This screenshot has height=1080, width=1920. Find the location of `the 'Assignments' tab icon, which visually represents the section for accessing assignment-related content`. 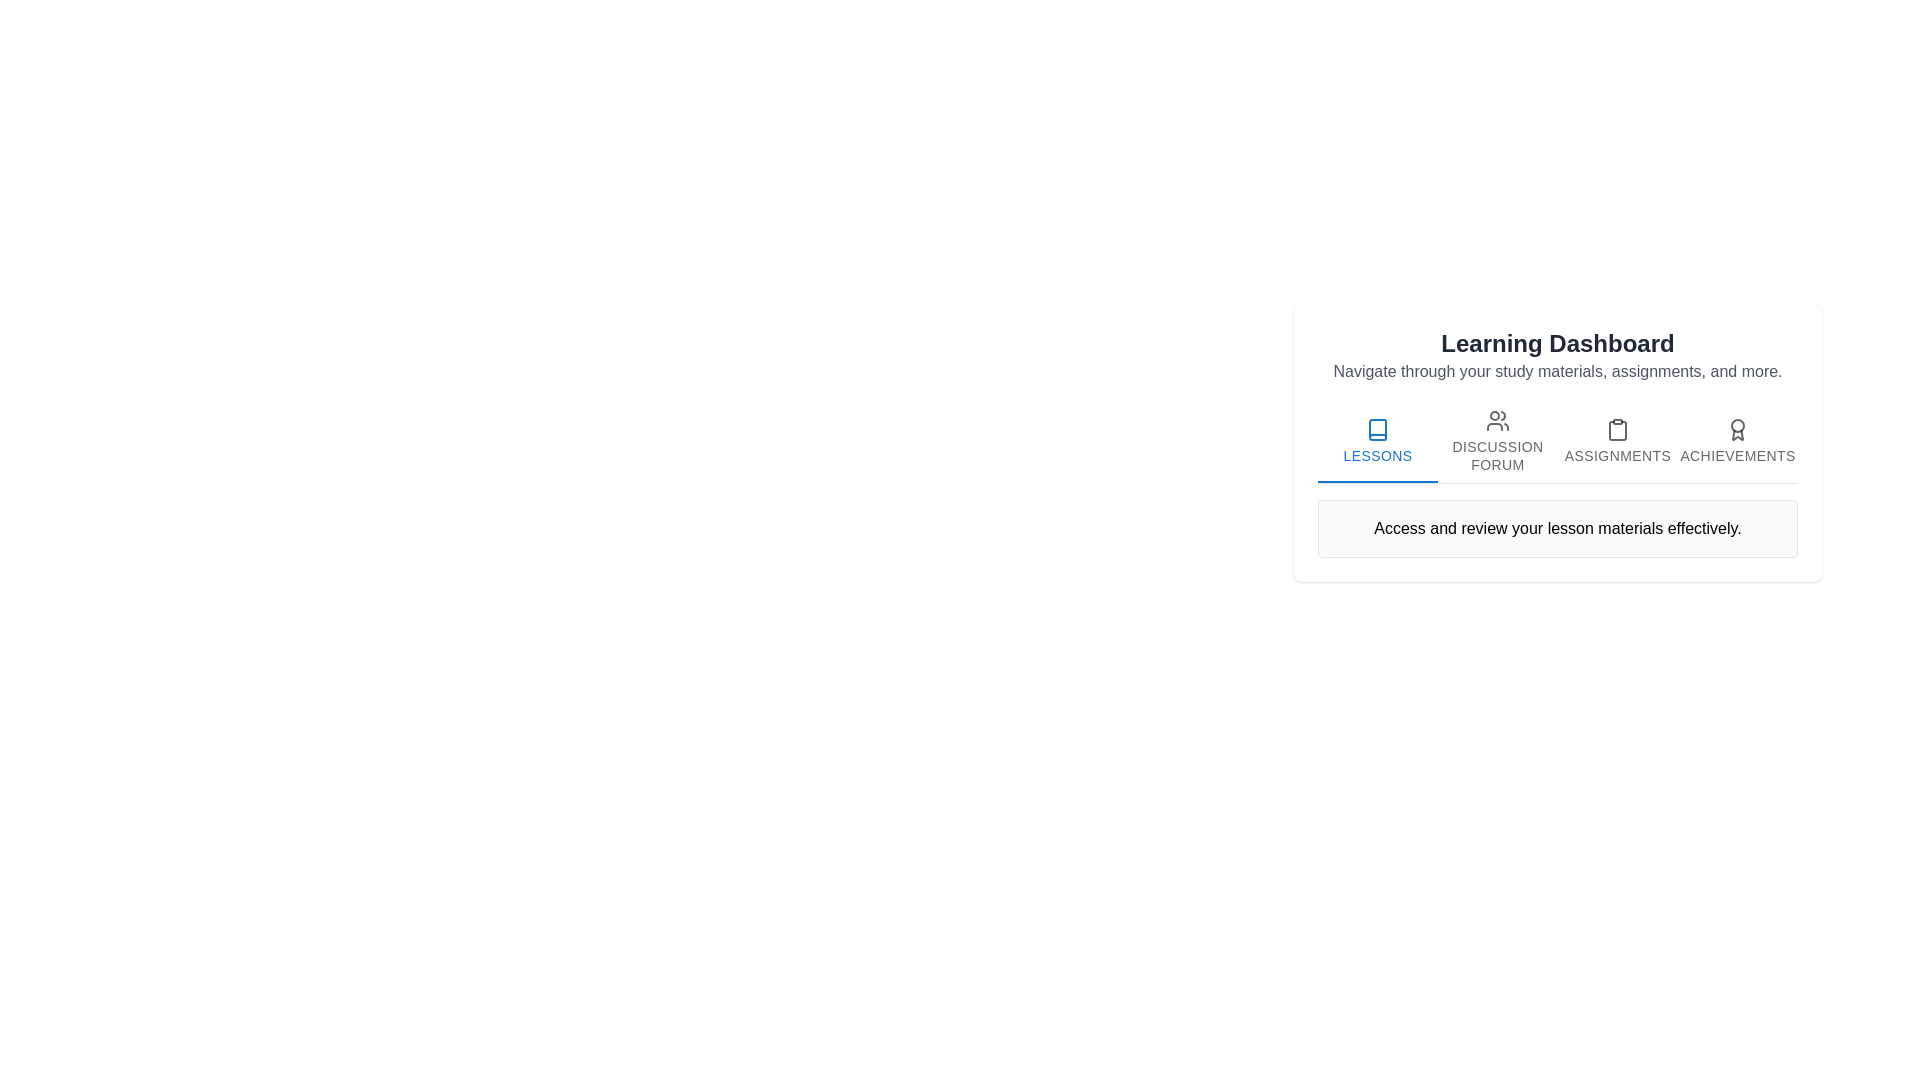

the 'Assignments' tab icon, which visually represents the section for accessing assignment-related content is located at coordinates (1617, 427).